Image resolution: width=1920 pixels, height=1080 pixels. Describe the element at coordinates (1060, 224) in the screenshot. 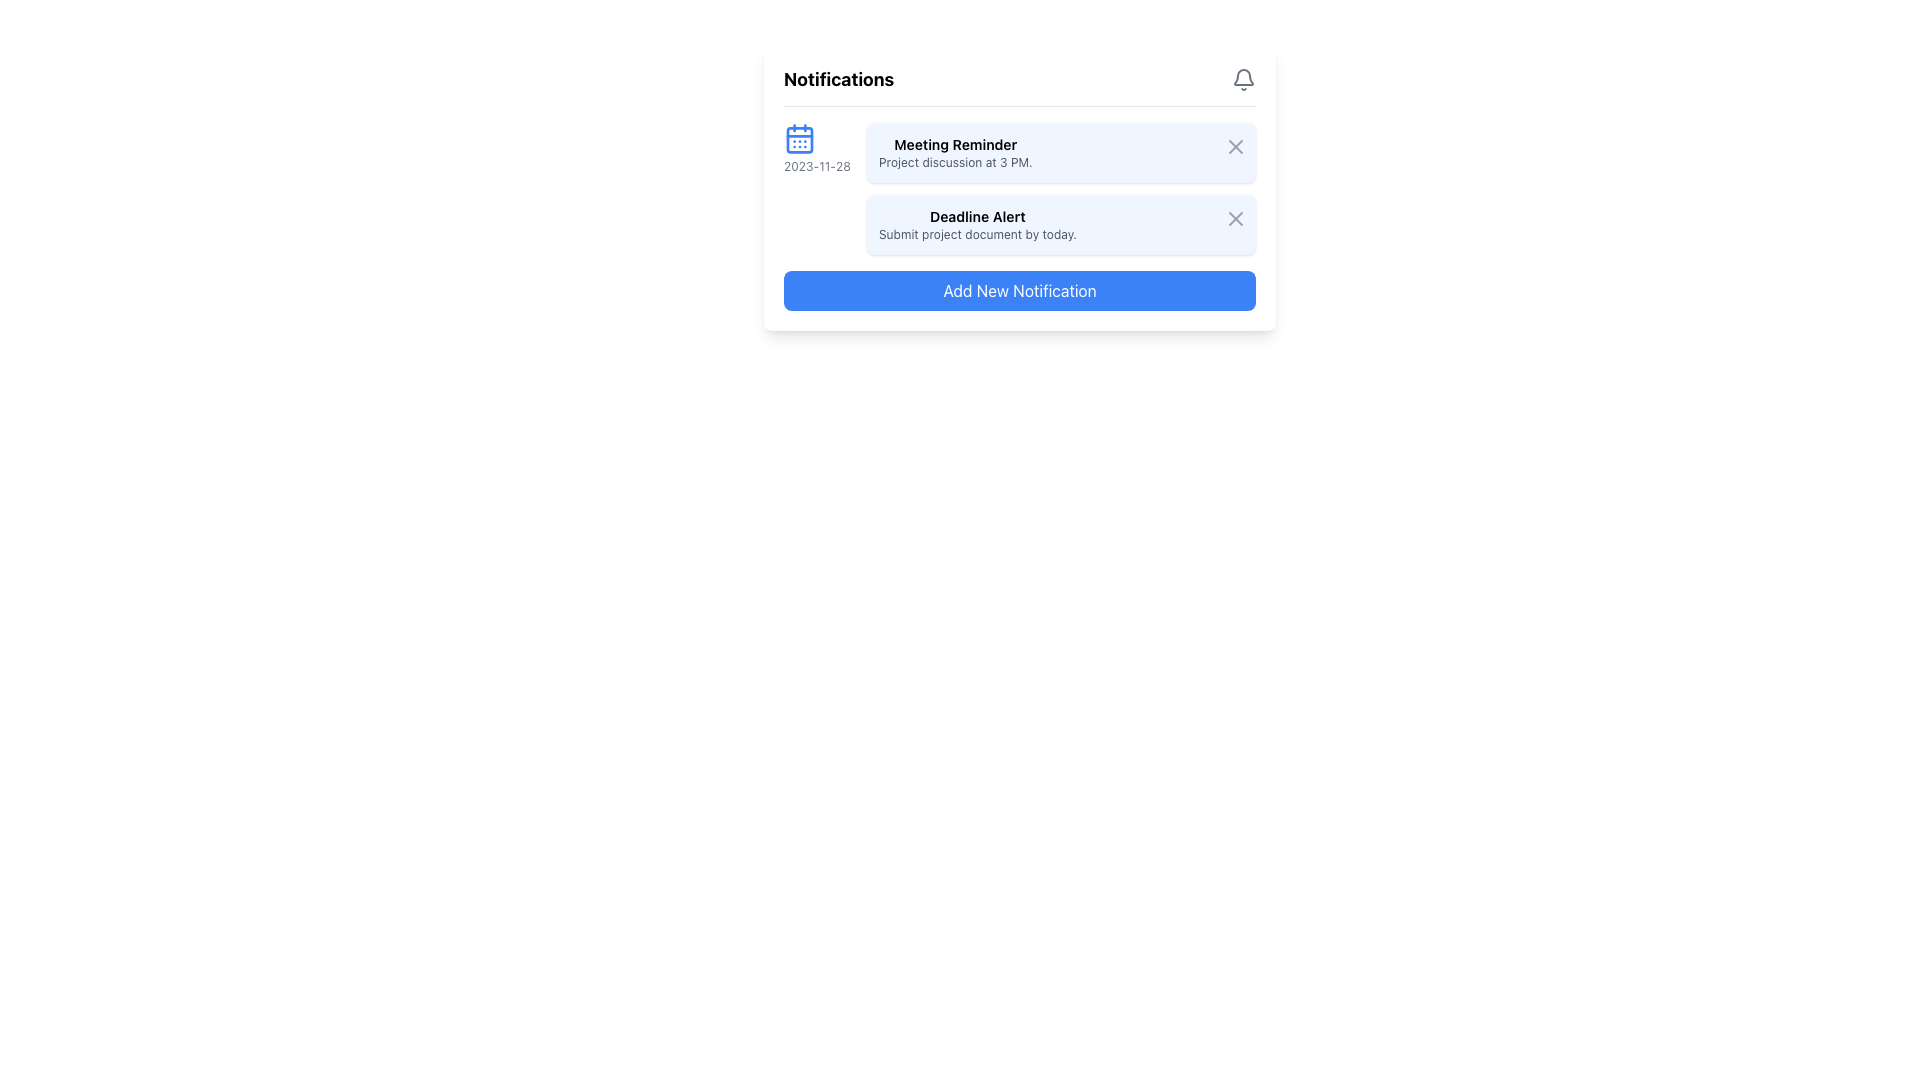

I see `the second notification card with a light blue background, centered message in black bold and grey smaller text, and a close button on the right` at that location.